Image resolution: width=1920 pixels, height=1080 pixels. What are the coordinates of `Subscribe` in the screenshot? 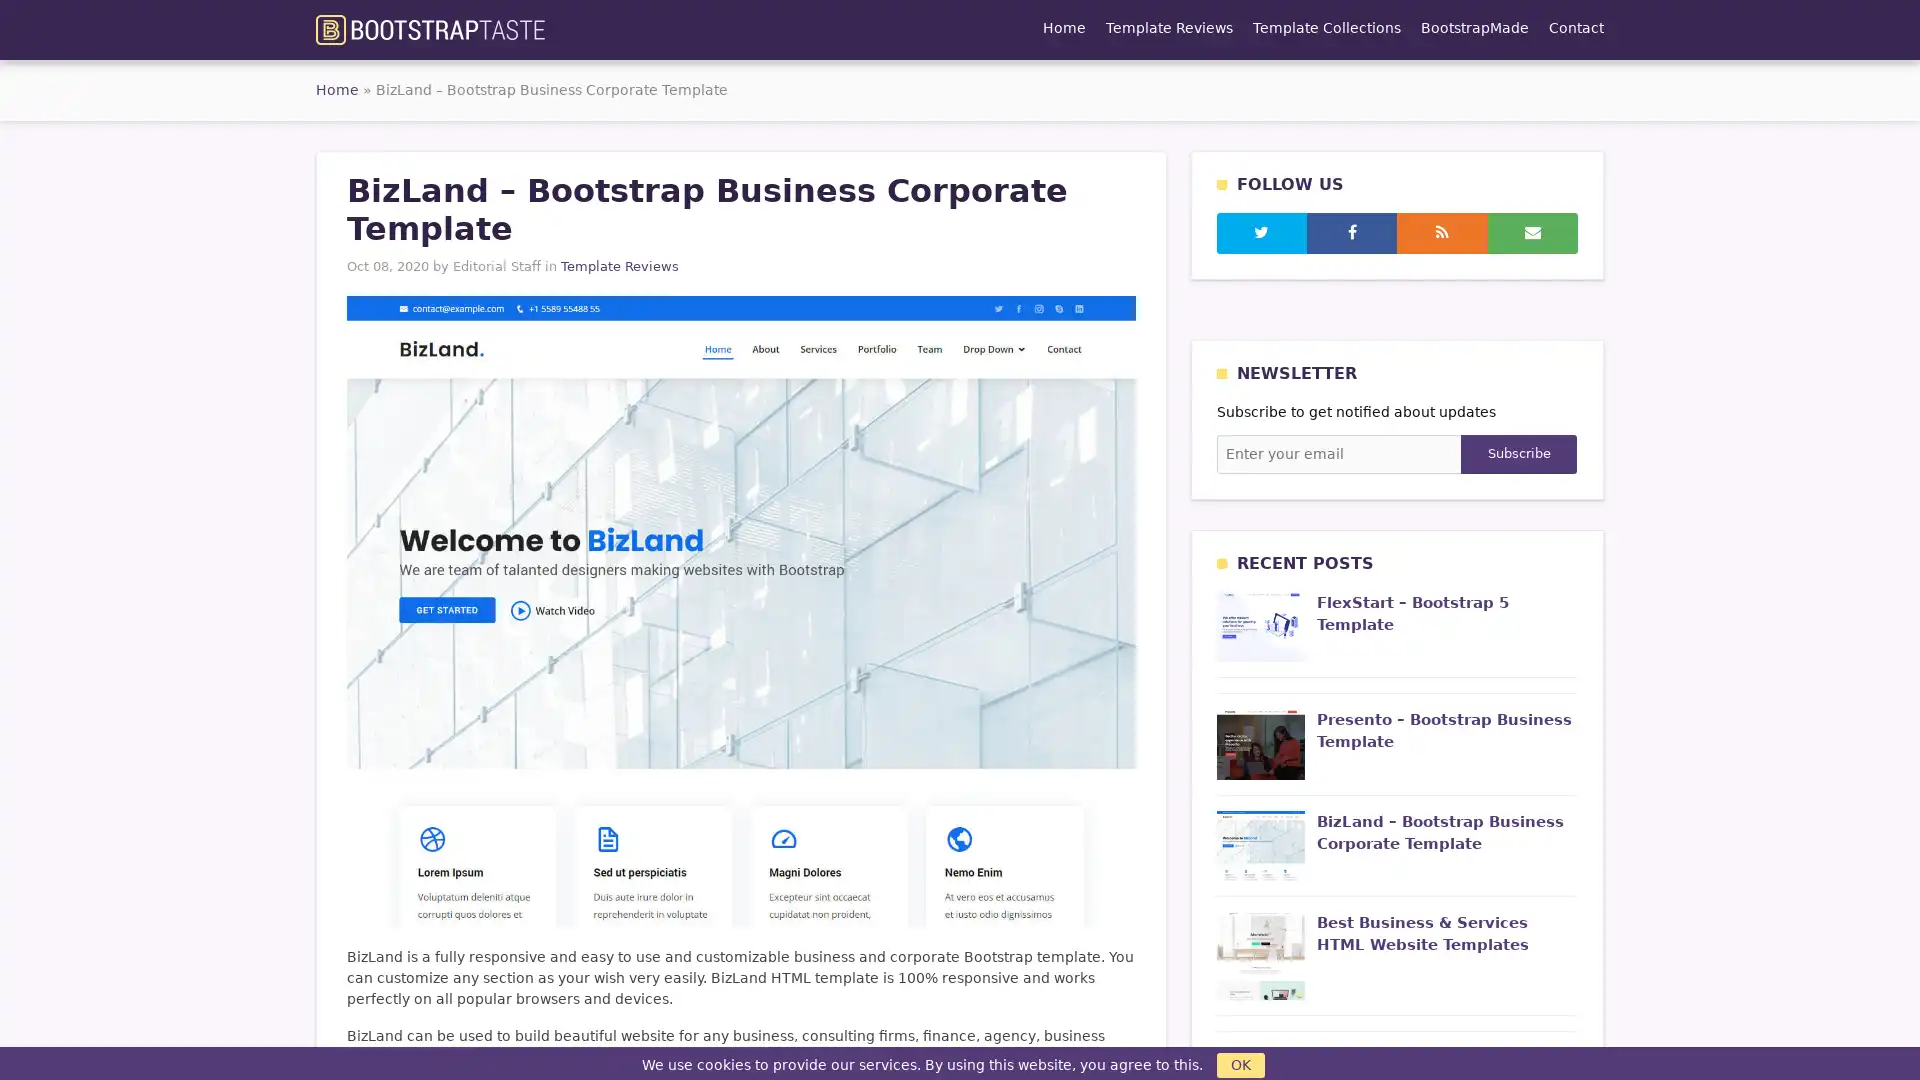 It's located at (1518, 454).